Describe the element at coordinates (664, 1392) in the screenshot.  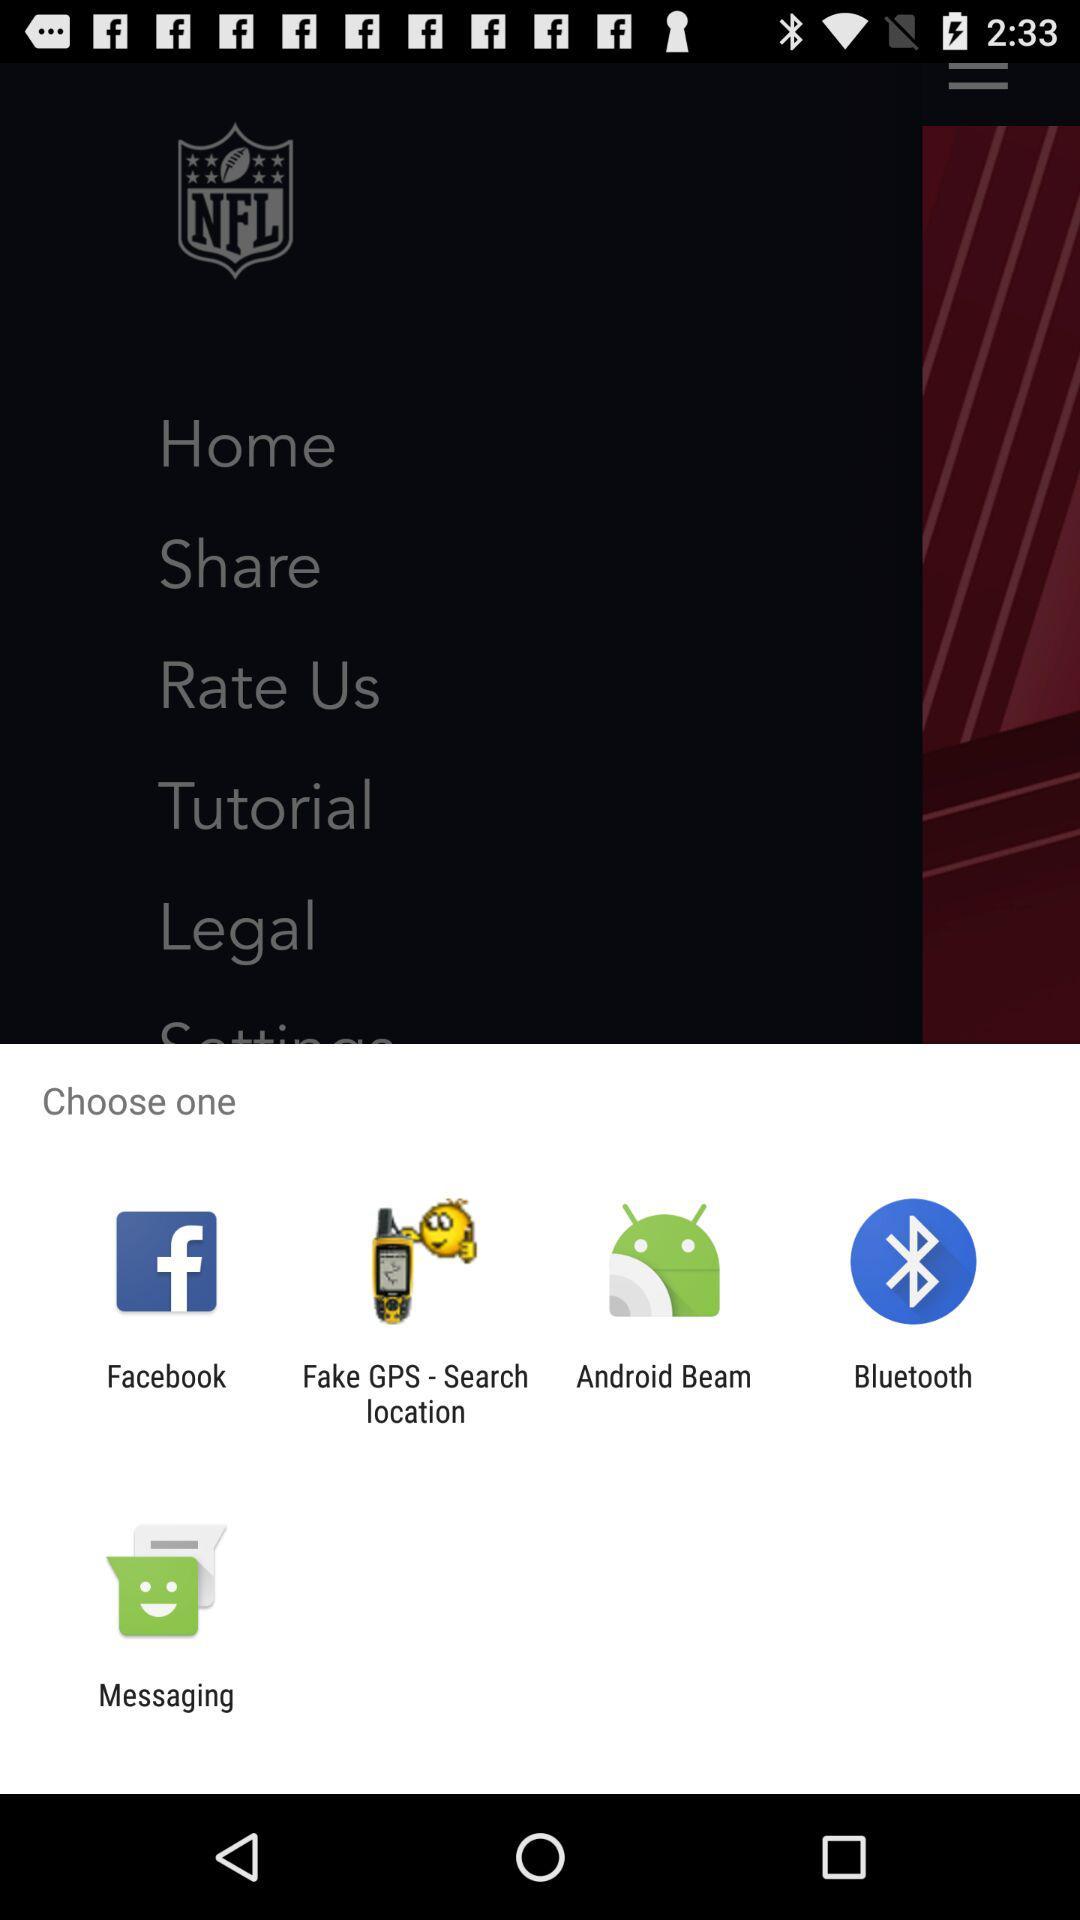
I see `android beam item` at that location.